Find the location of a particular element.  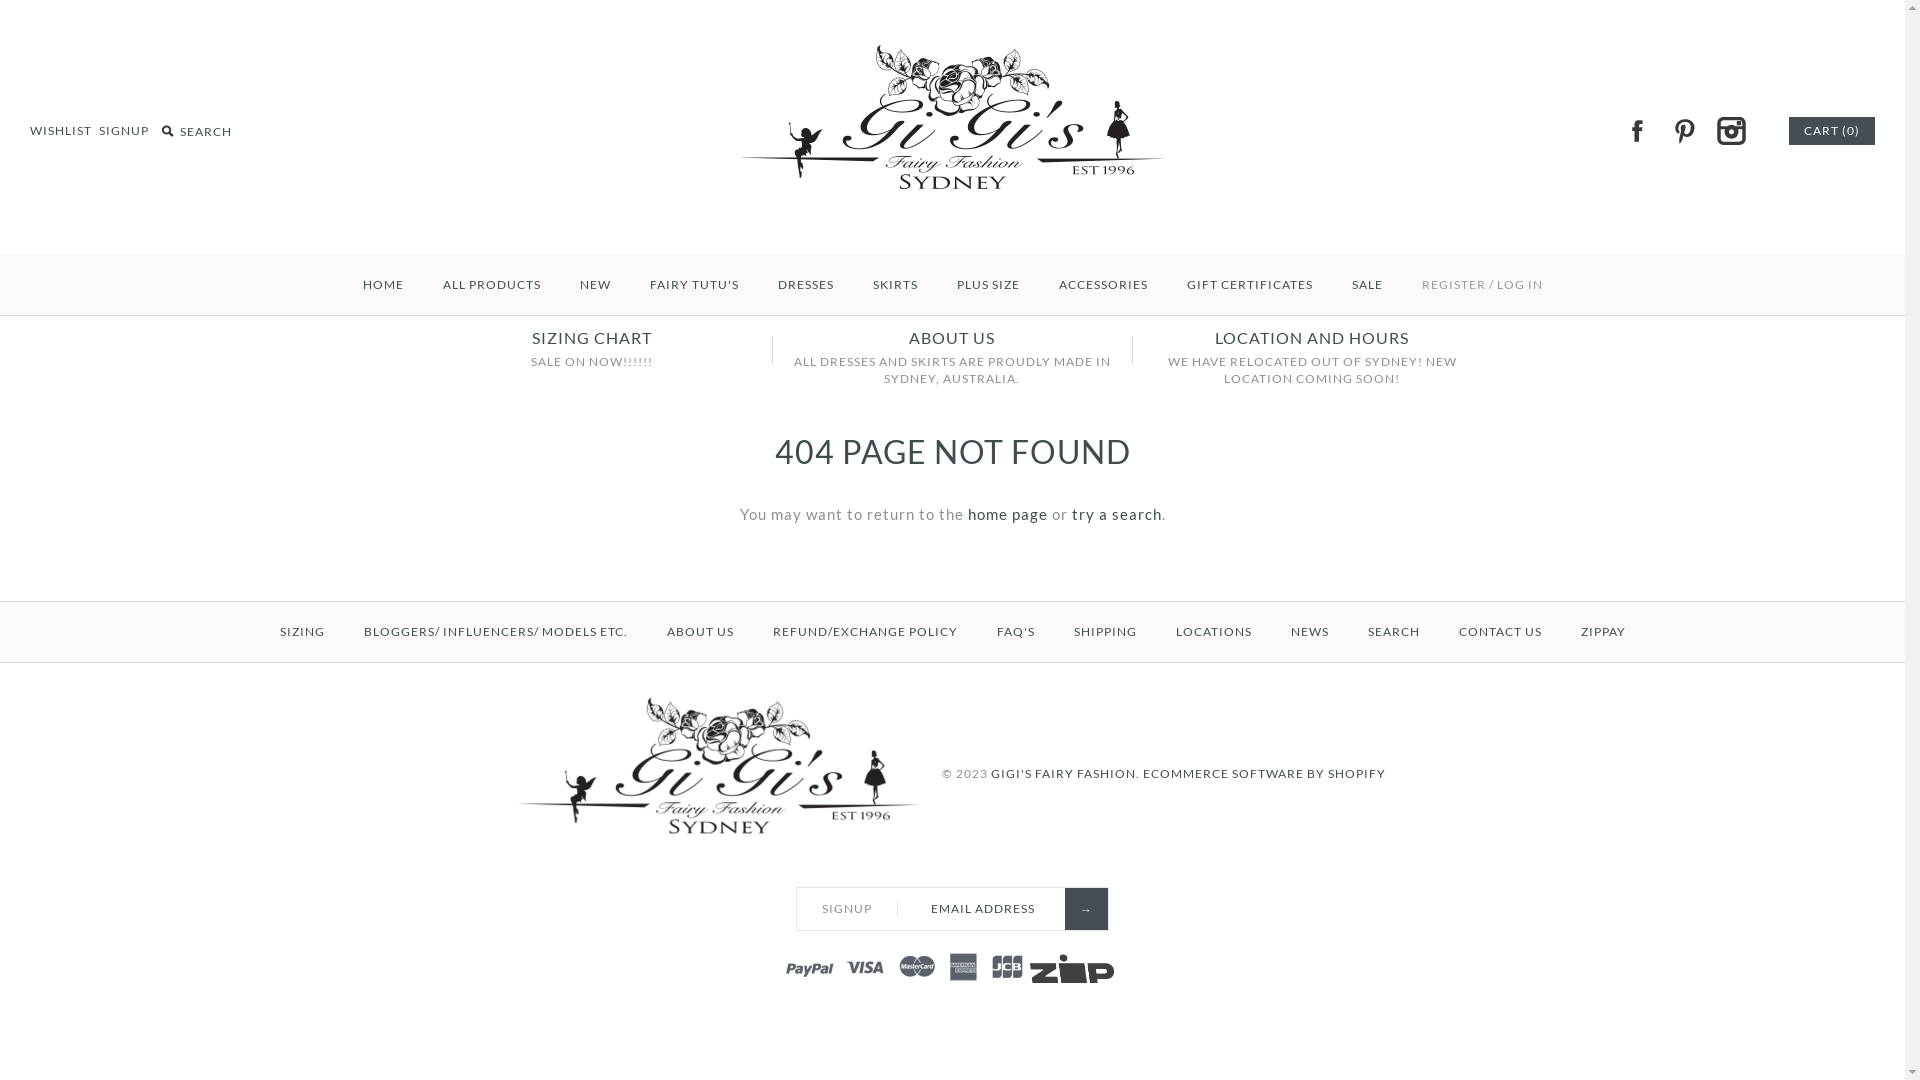

'SHIPPING' is located at coordinates (1104, 632).